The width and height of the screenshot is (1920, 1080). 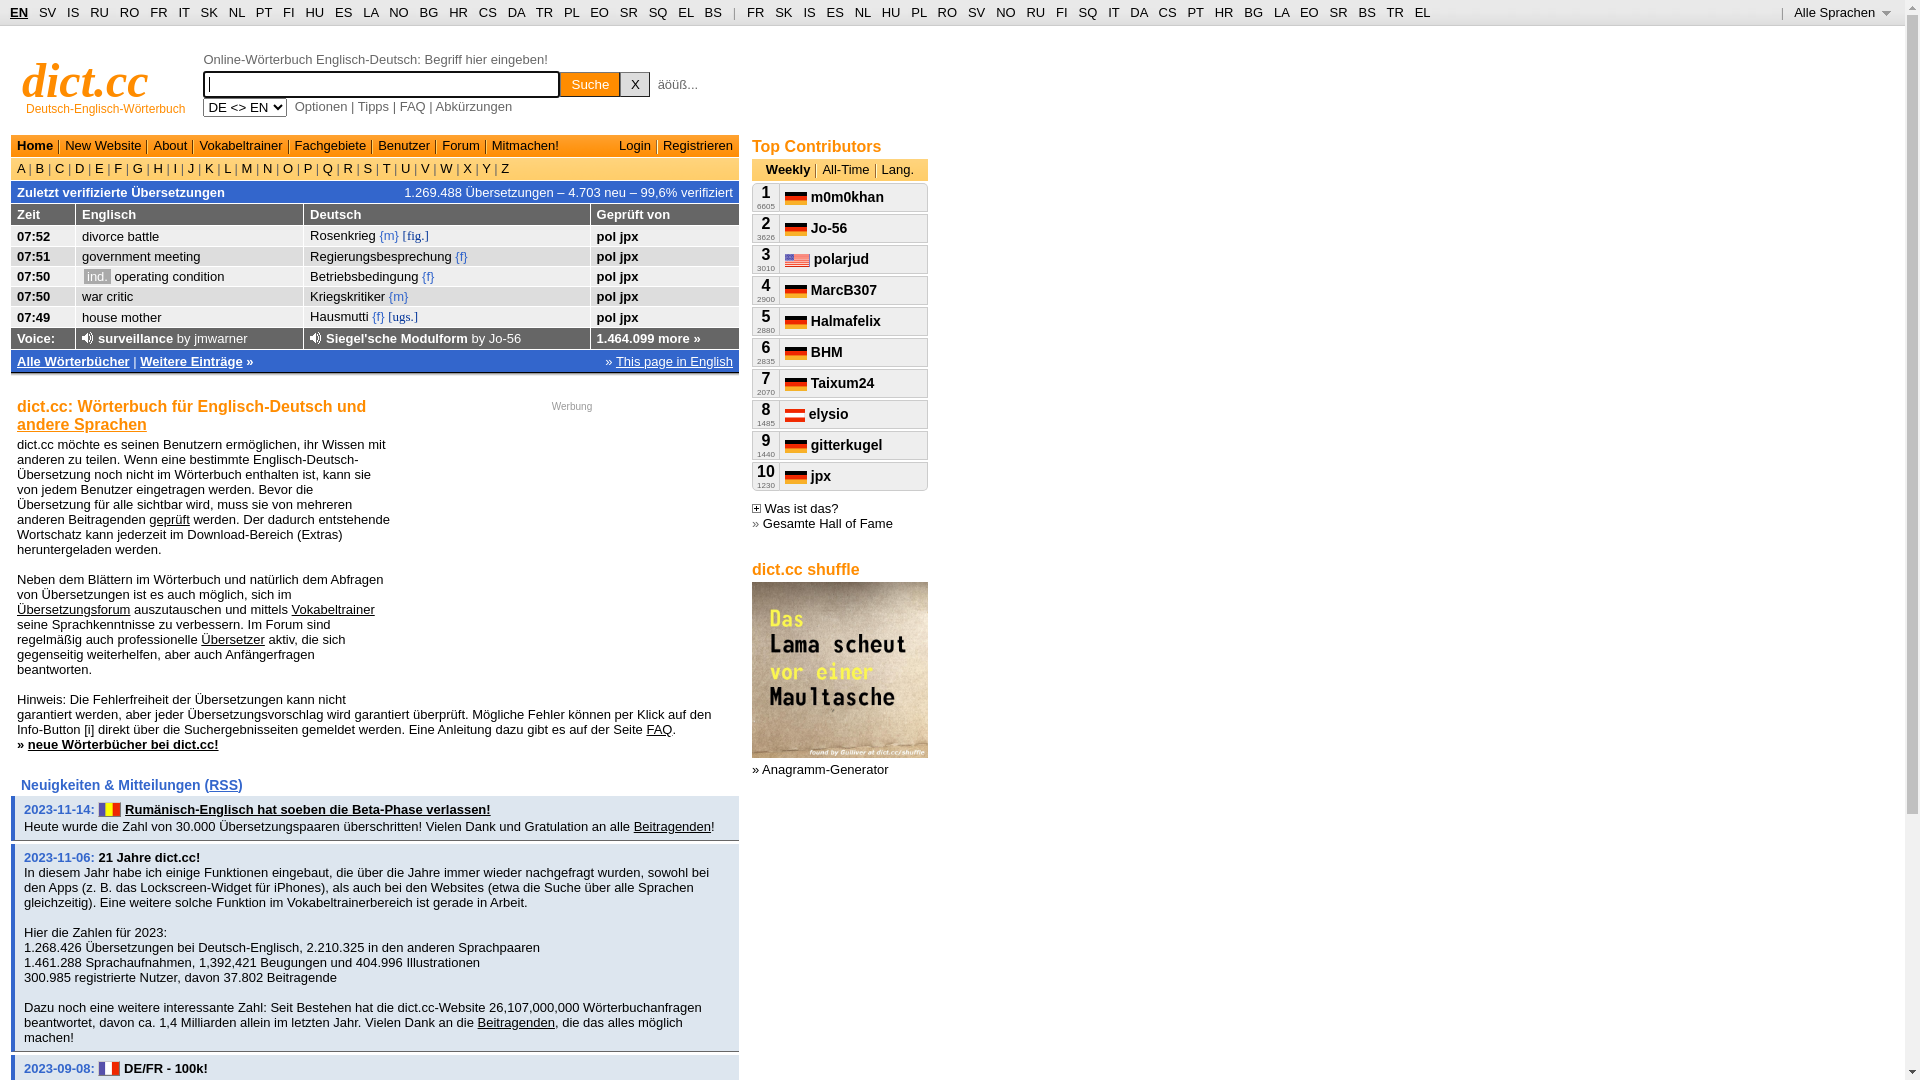 What do you see at coordinates (157, 12) in the screenshot?
I see `'FR'` at bounding box center [157, 12].